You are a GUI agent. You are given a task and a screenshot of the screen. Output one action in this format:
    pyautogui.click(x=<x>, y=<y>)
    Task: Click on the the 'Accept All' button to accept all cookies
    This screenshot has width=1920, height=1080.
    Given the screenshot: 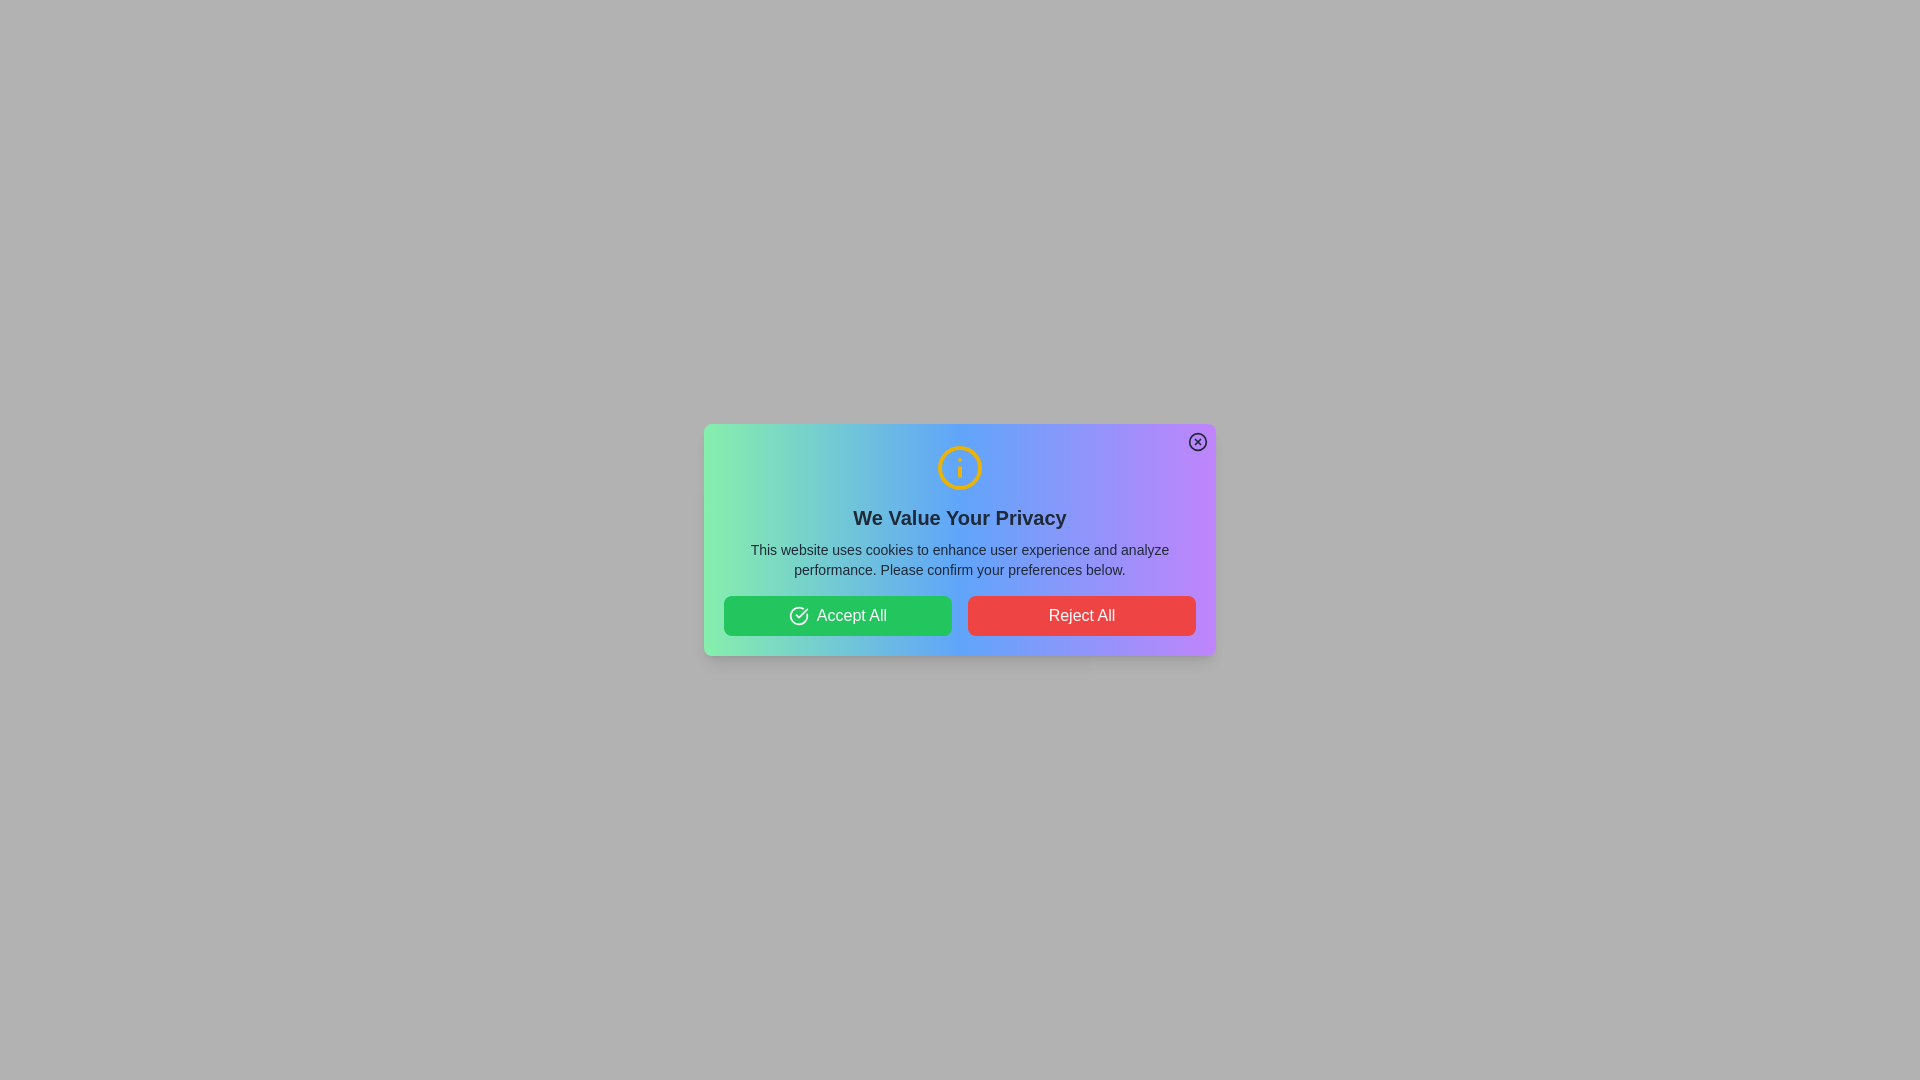 What is the action you would take?
    pyautogui.click(x=838, y=615)
    